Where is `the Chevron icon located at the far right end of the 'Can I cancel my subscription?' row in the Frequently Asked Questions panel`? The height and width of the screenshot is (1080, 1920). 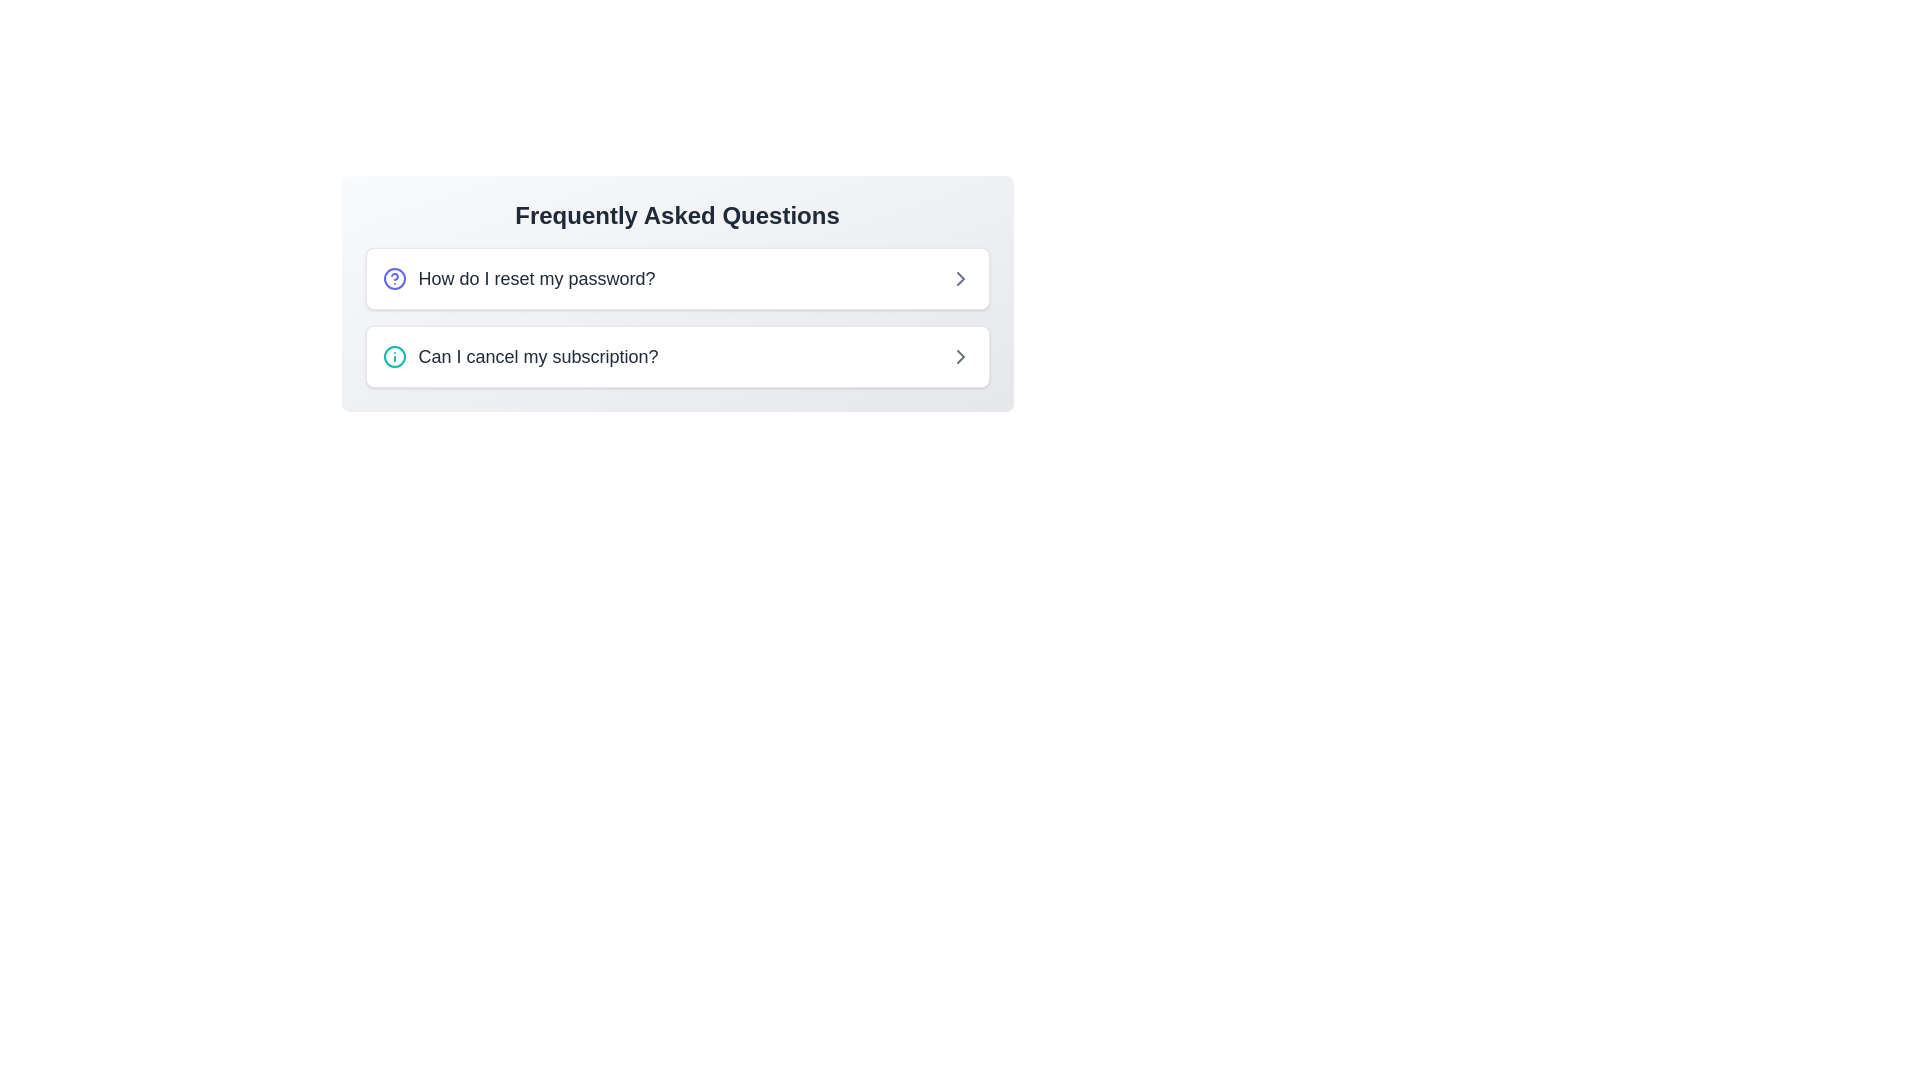 the Chevron icon located at the far right end of the 'Can I cancel my subscription?' row in the Frequently Asked Questions panel is located at coordinates (960, 356).